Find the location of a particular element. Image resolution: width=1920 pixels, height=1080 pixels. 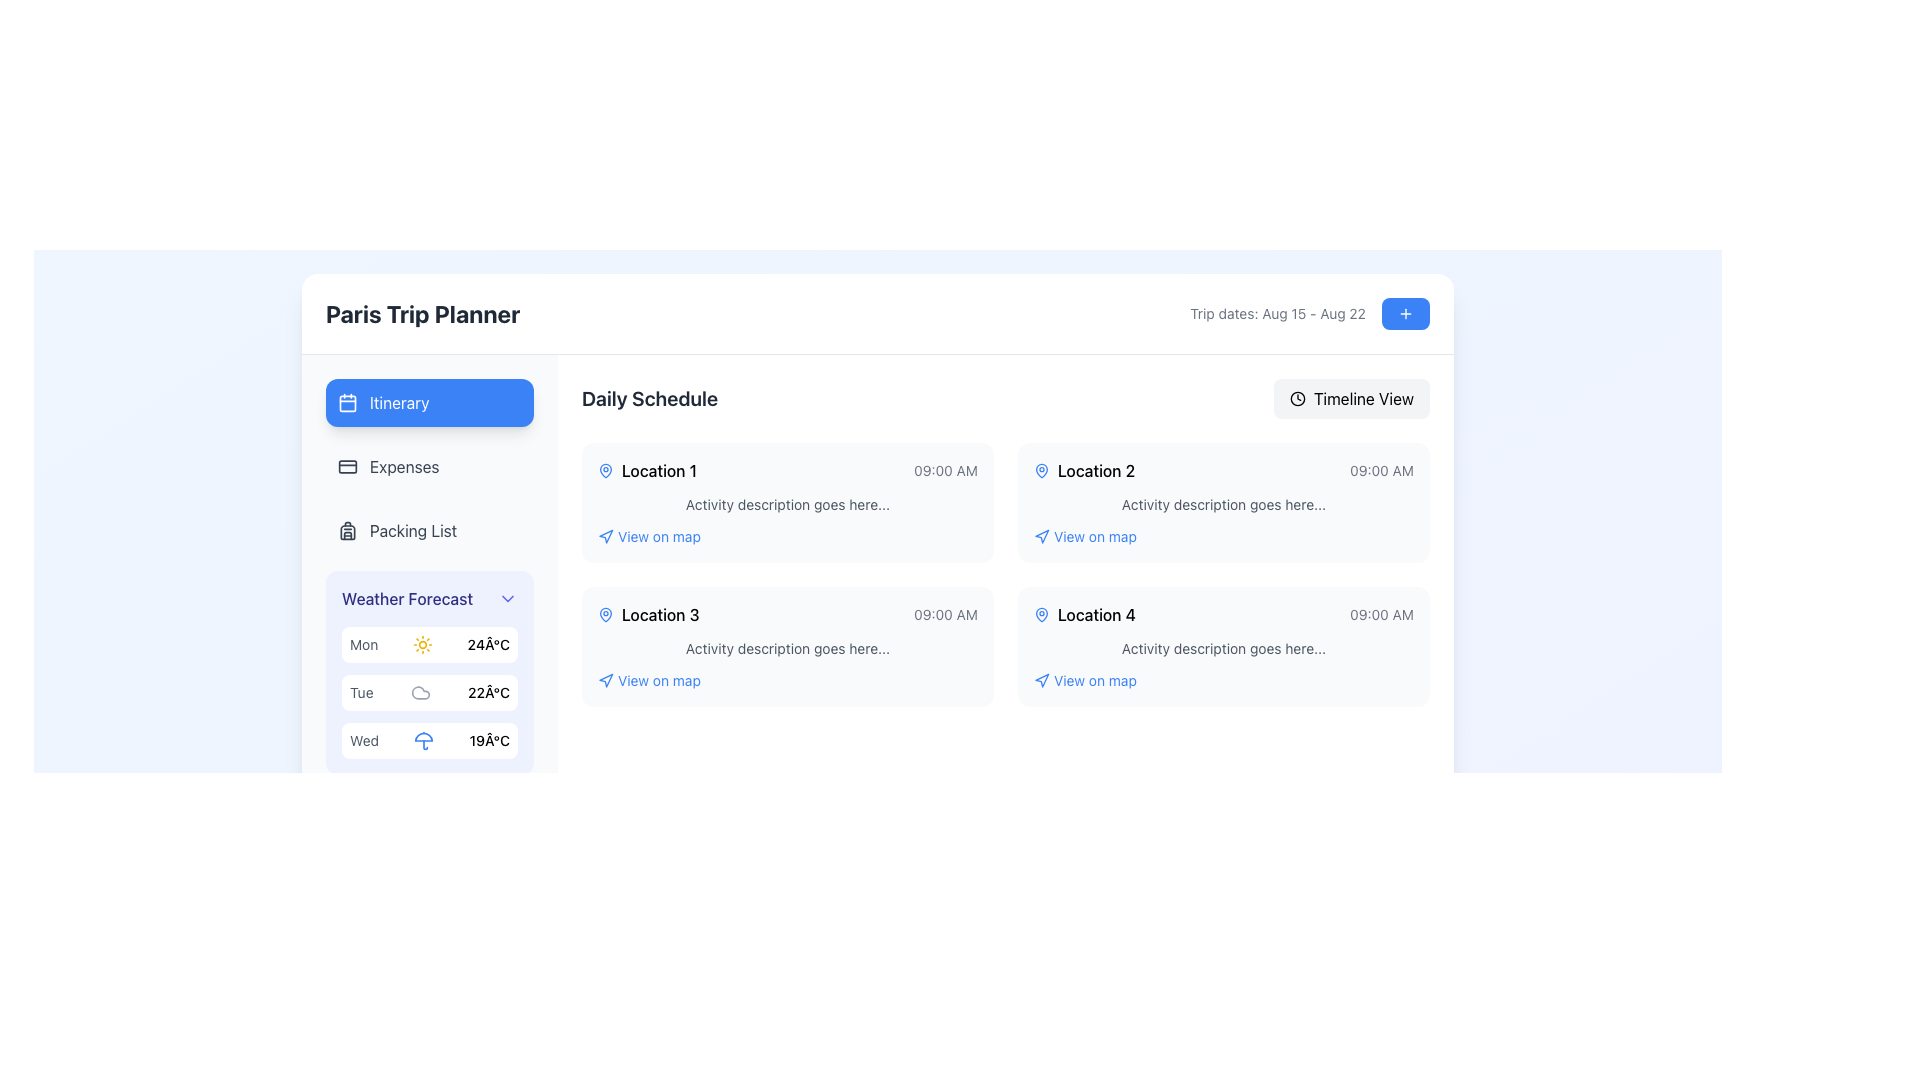

text content of the text label displaying 'Location 3' which is positioned in the 'Daily Schedule' section of the trip planner interface is located at coordinates (660, 613).